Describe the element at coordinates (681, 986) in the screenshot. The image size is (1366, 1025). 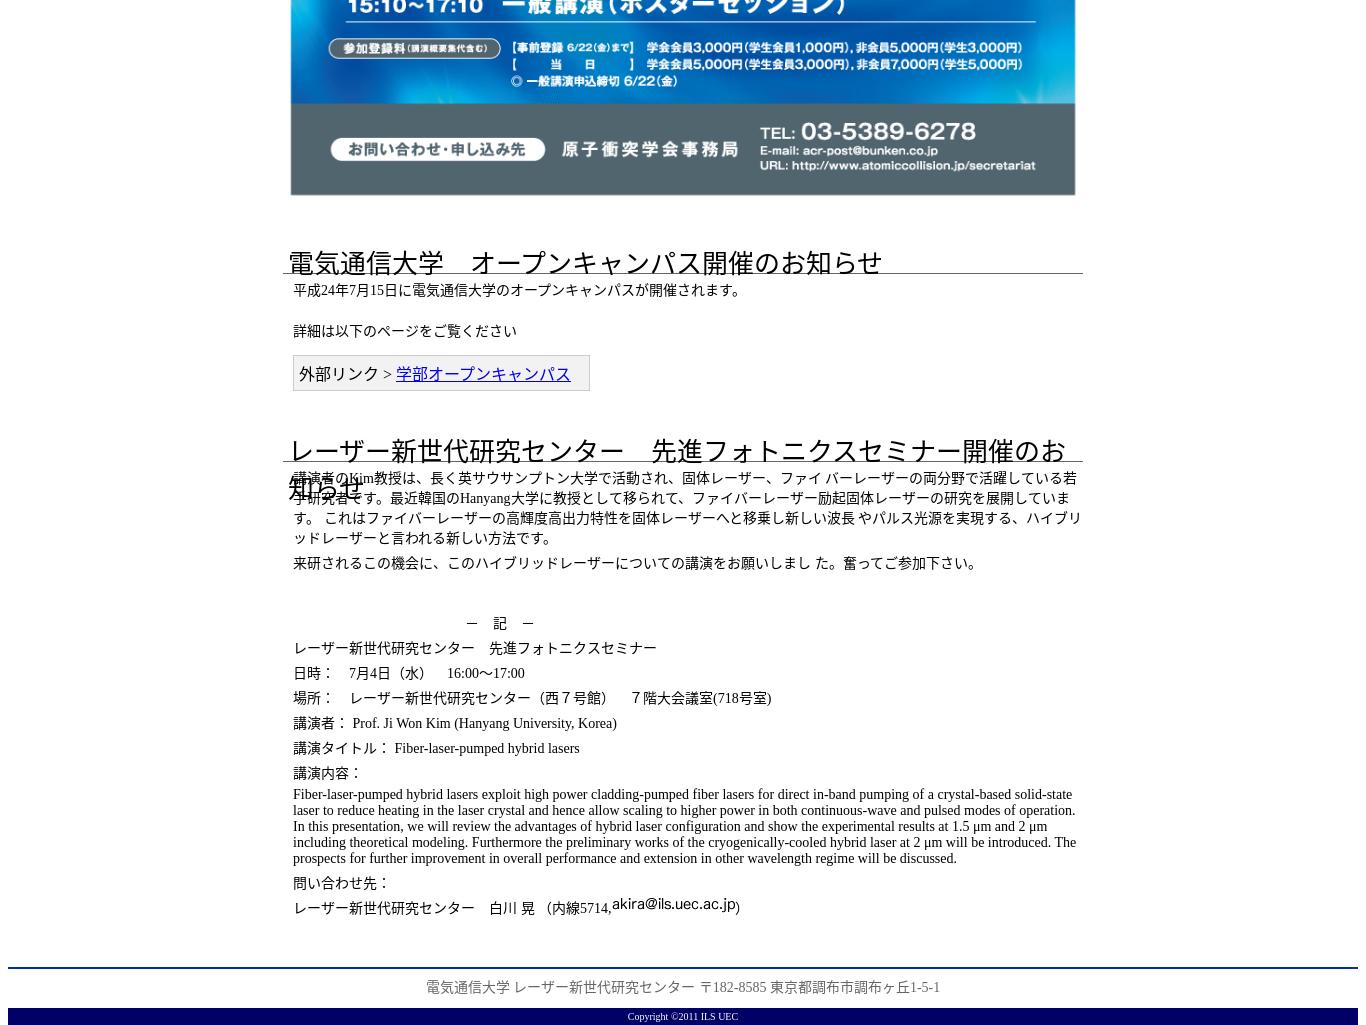
I see `'電気通信大学 レーザー新世代研究センター 〒182-8585 東京都調布市調布ヶ丘1-5-1'` at that location.